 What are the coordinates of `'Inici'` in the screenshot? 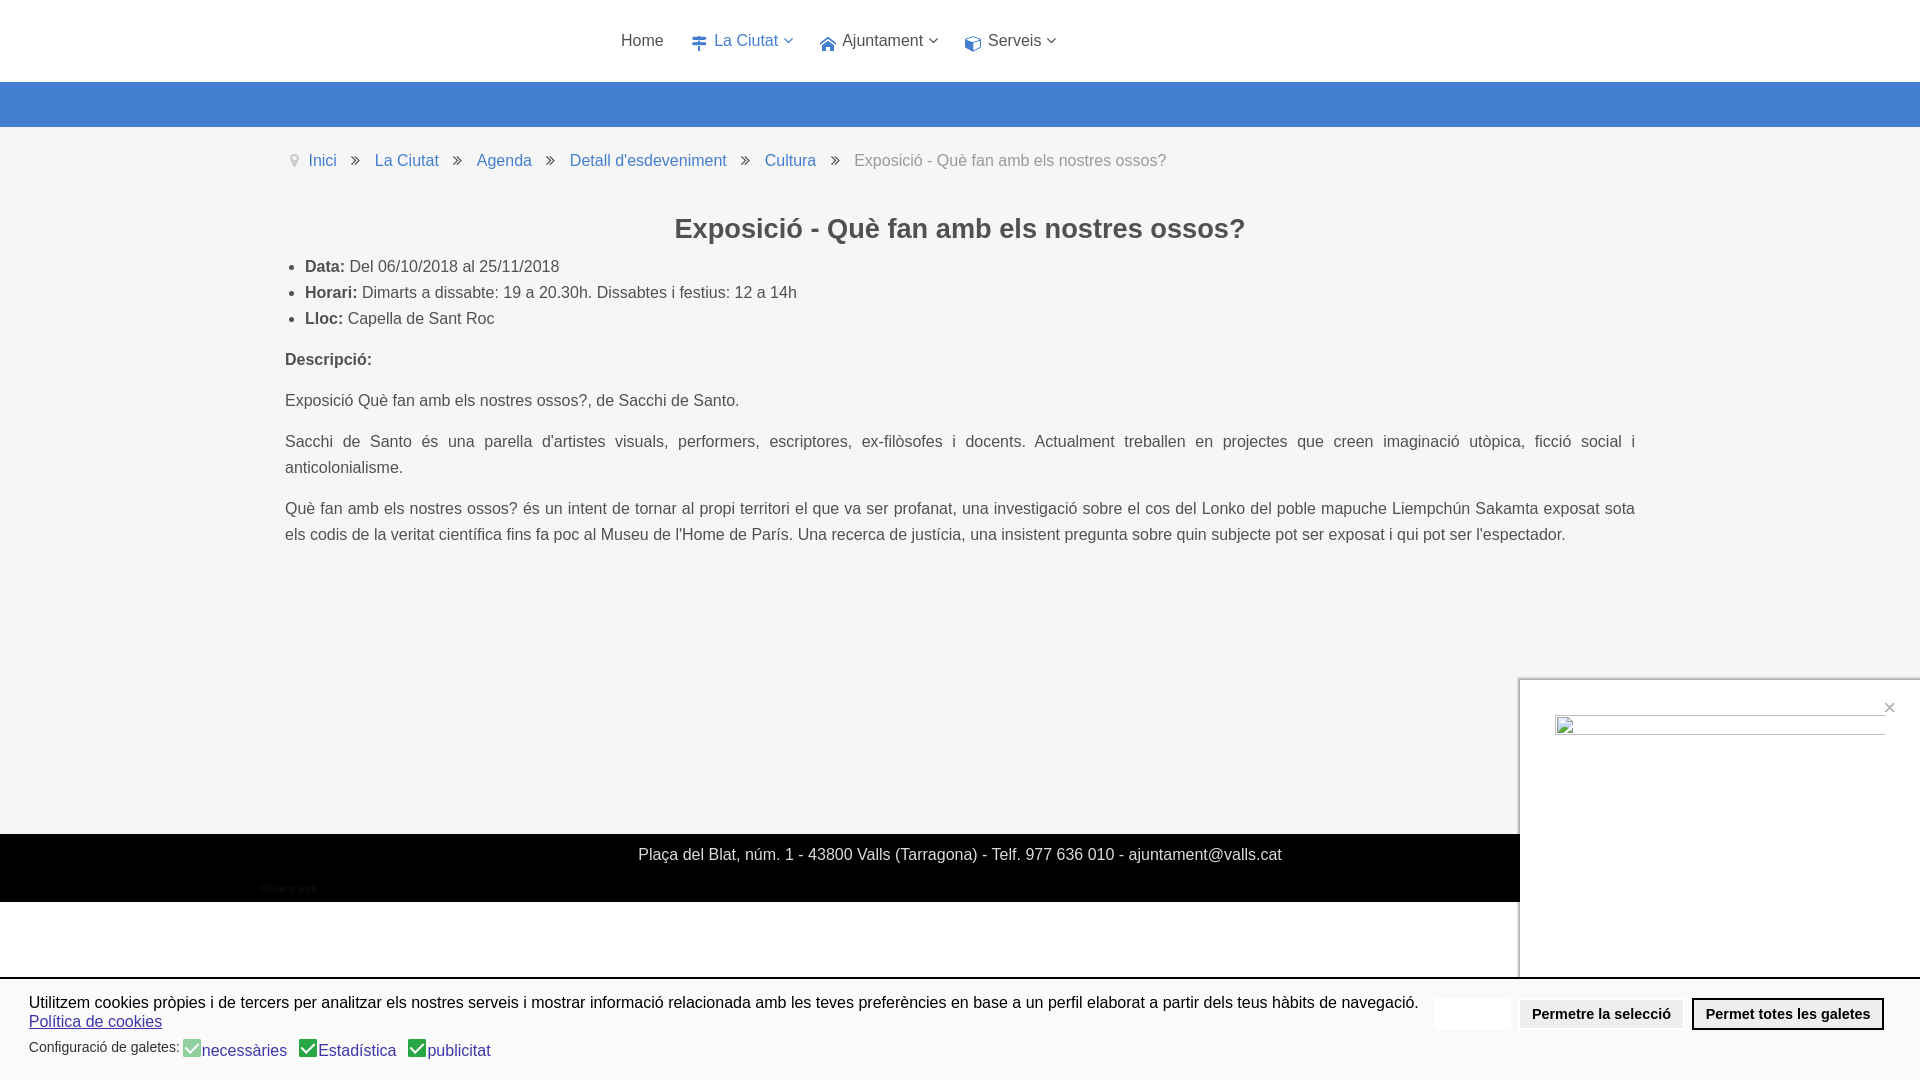 It's located at (306, 159).